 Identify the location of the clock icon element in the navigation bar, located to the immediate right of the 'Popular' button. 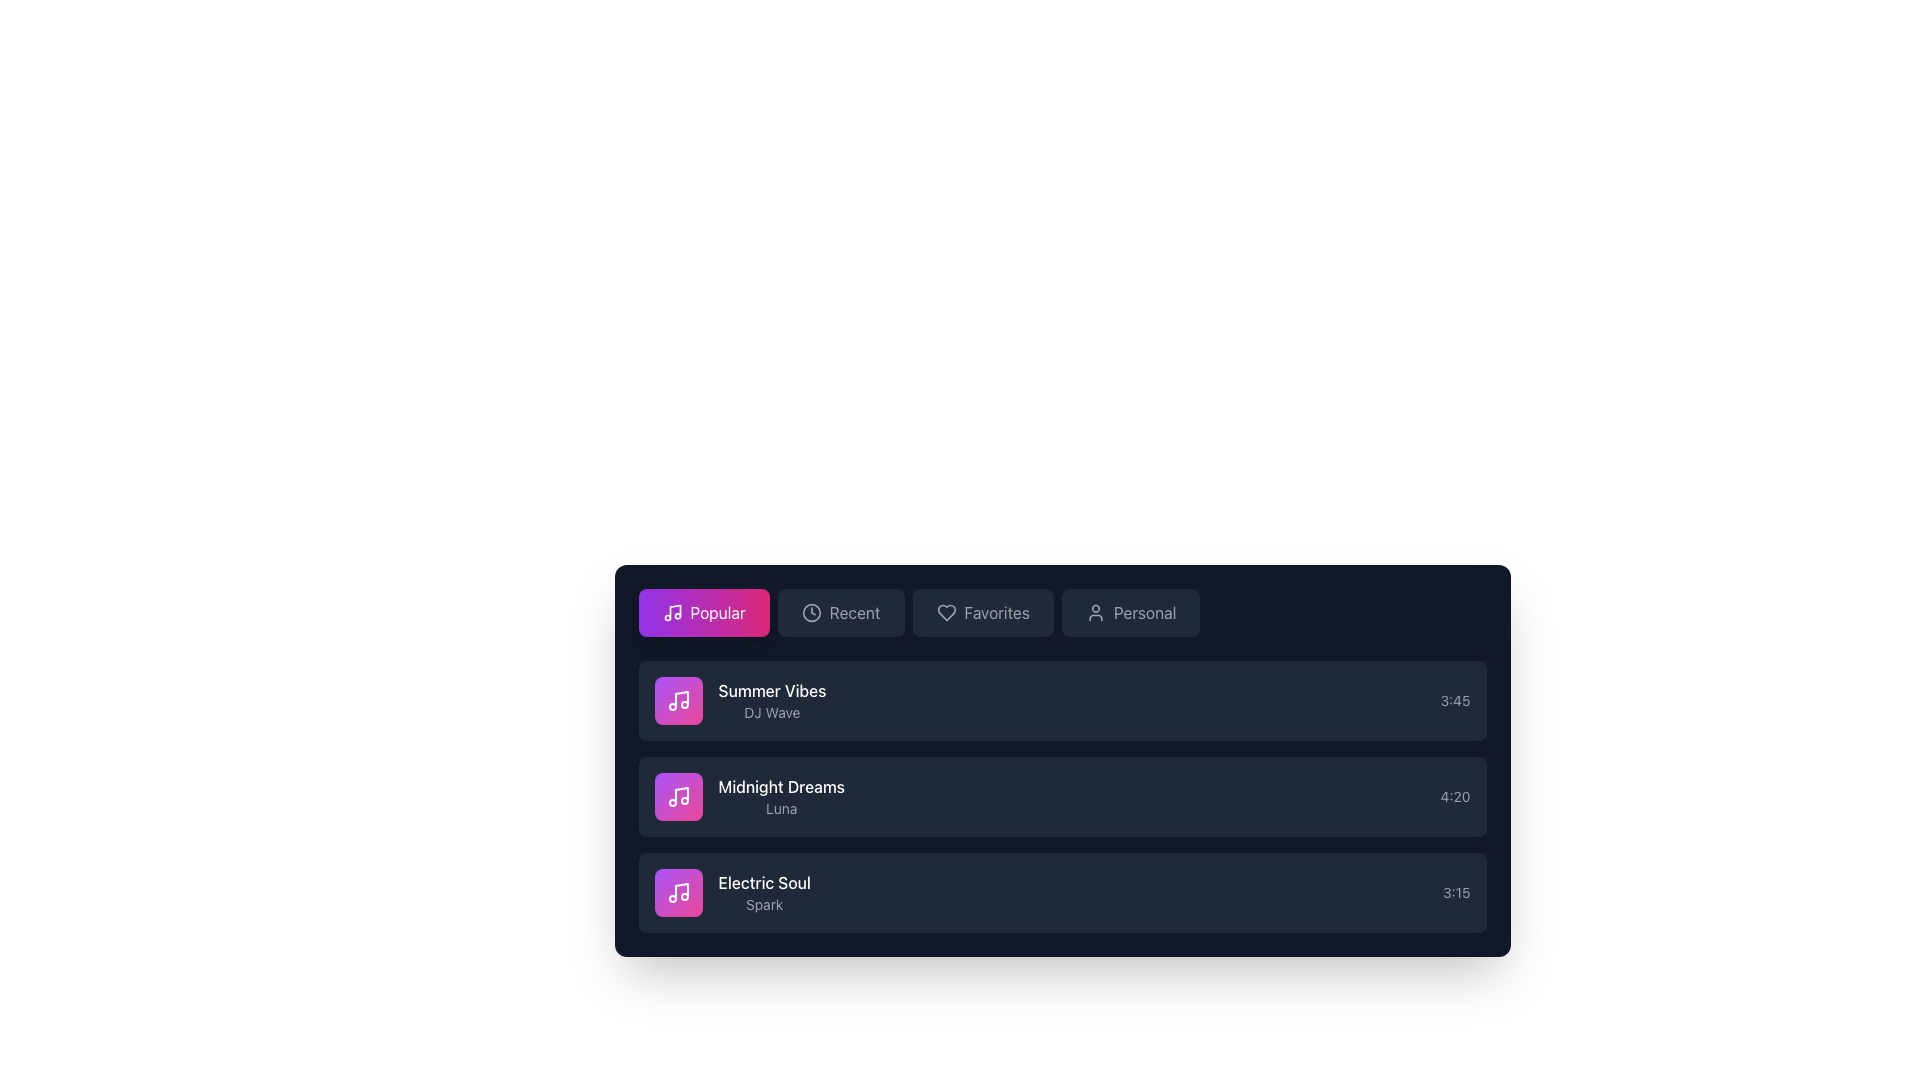
(811, 612).